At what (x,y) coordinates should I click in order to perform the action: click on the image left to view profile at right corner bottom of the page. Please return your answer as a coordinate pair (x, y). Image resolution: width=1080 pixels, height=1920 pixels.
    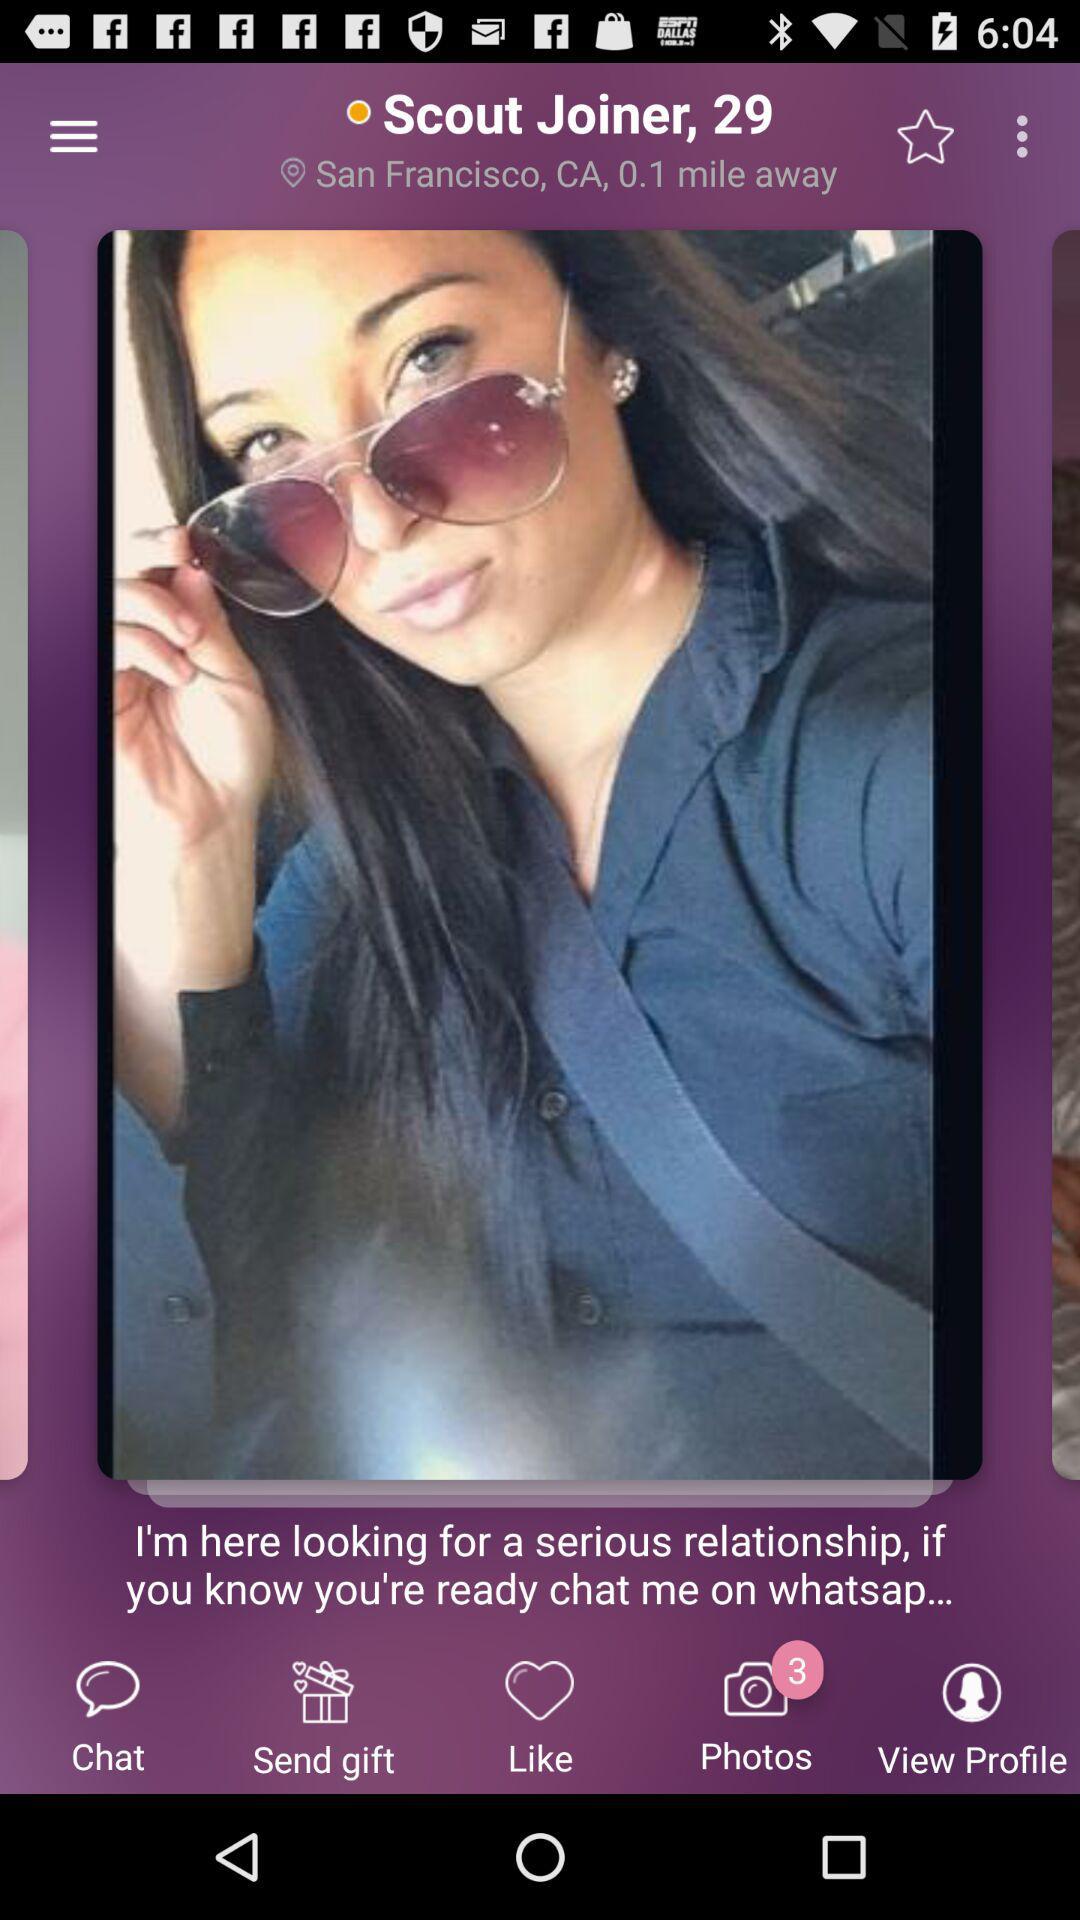
    Looking at the image, I should click on (756, 1716).